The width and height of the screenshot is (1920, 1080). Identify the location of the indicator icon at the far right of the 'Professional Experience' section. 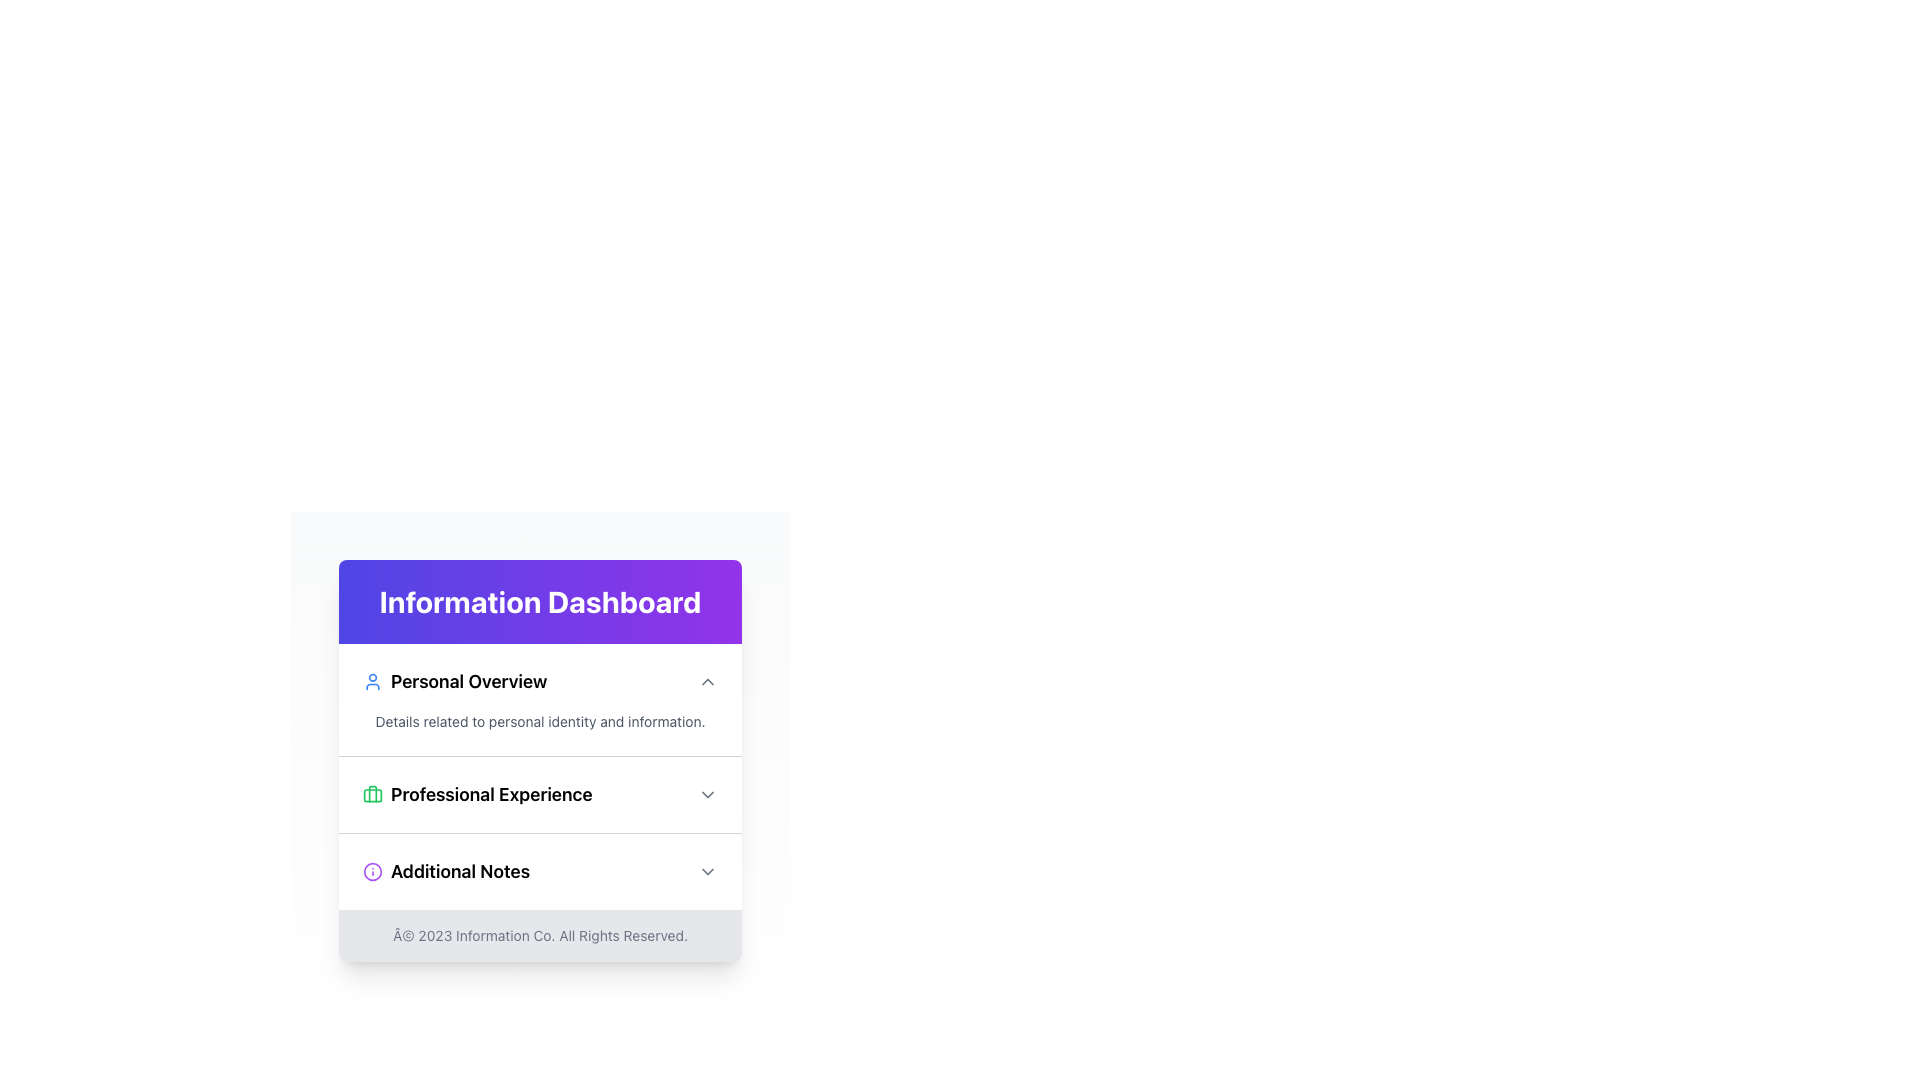
(708, 793).